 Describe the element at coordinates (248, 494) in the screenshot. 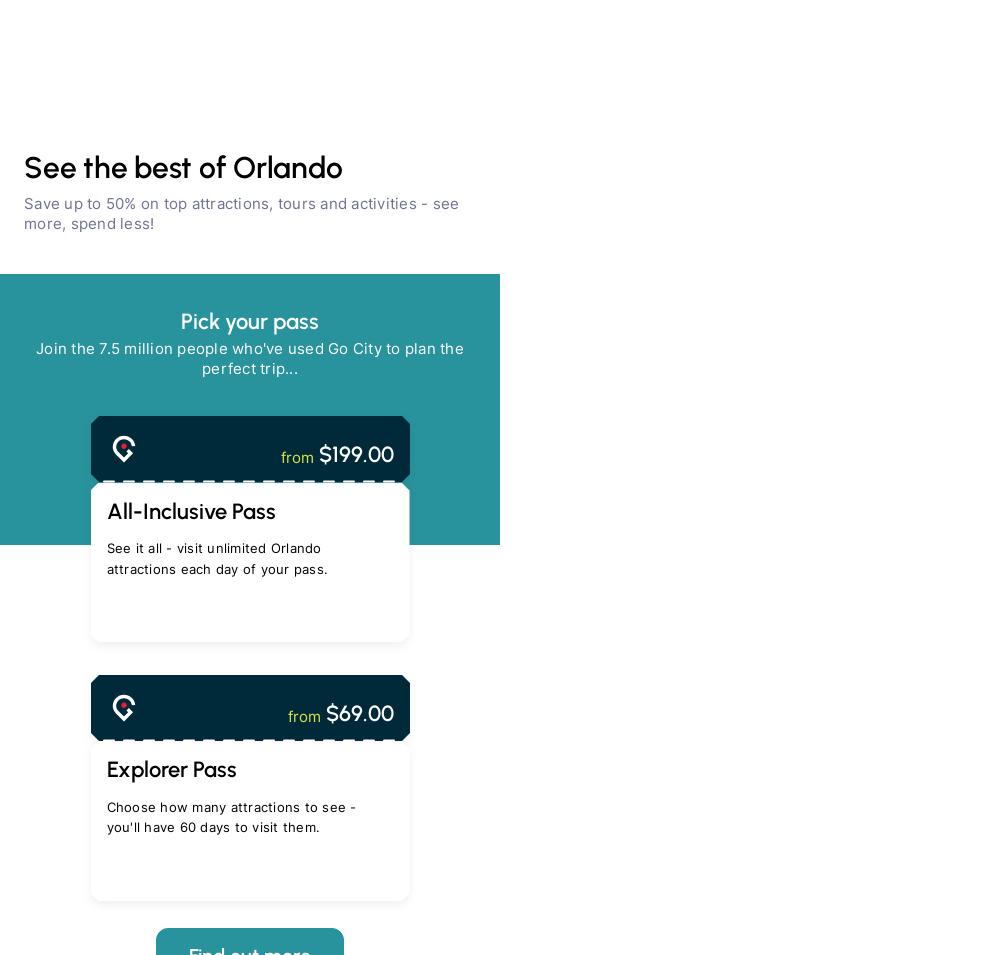

I see `'Why choose Go City®?'` at that location.